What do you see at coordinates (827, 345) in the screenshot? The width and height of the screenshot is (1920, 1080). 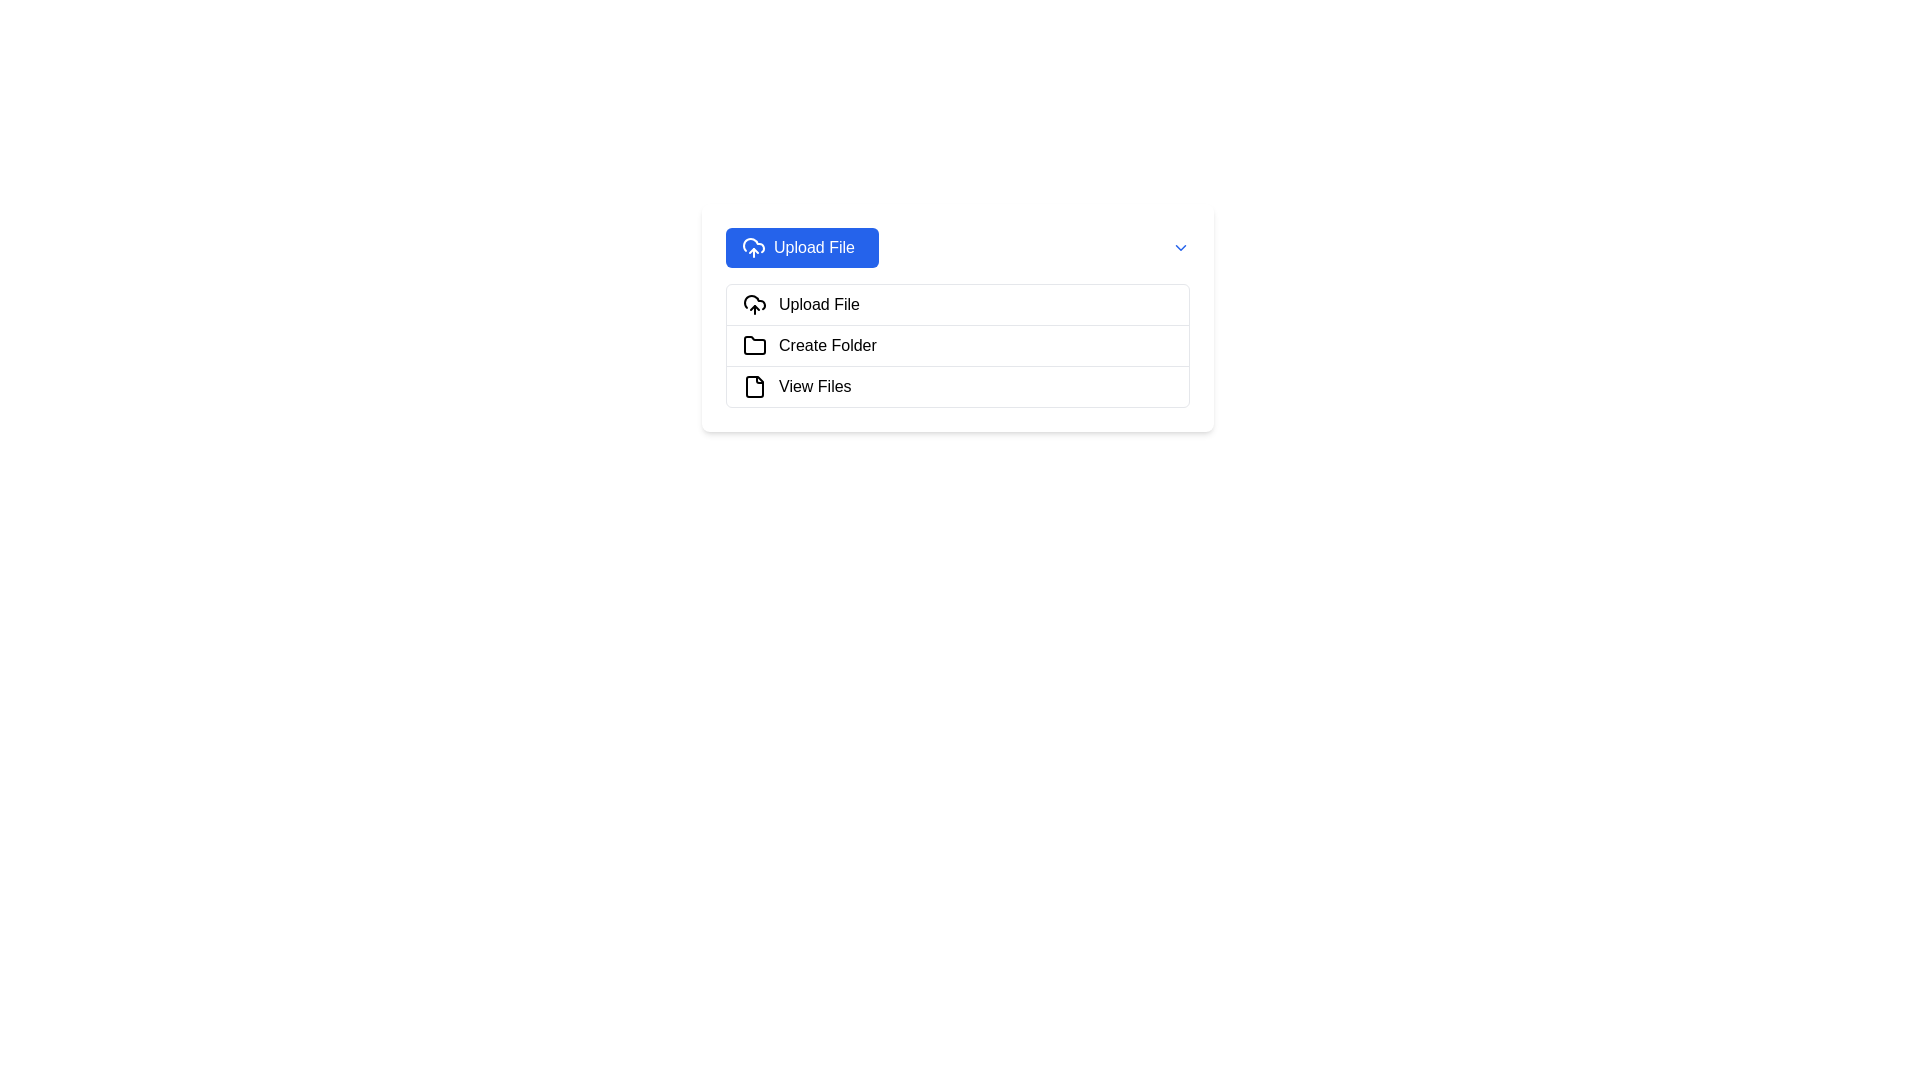 I see `the text label indicating 'Create New Folder' in the dropdown menu` at bounding box center [827, 345].